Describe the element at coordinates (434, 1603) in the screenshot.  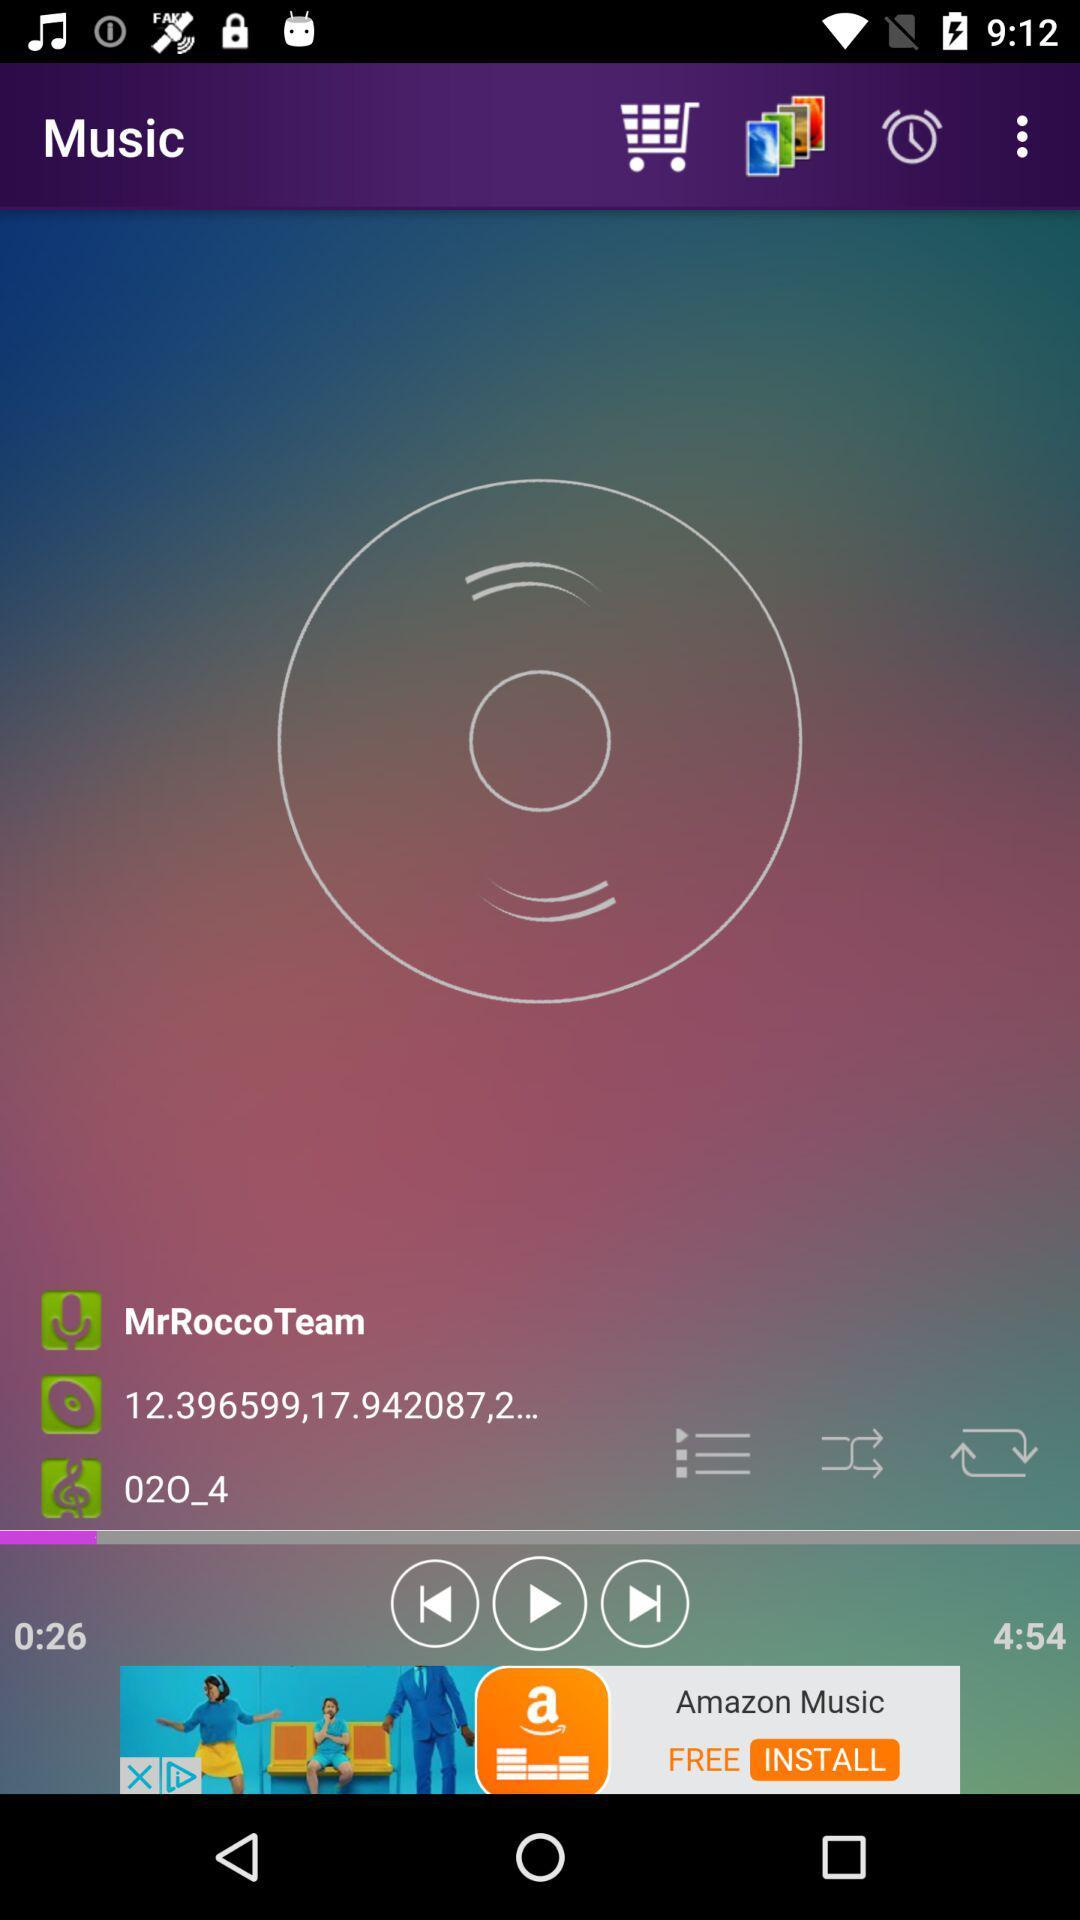
I see `go back` at that location.